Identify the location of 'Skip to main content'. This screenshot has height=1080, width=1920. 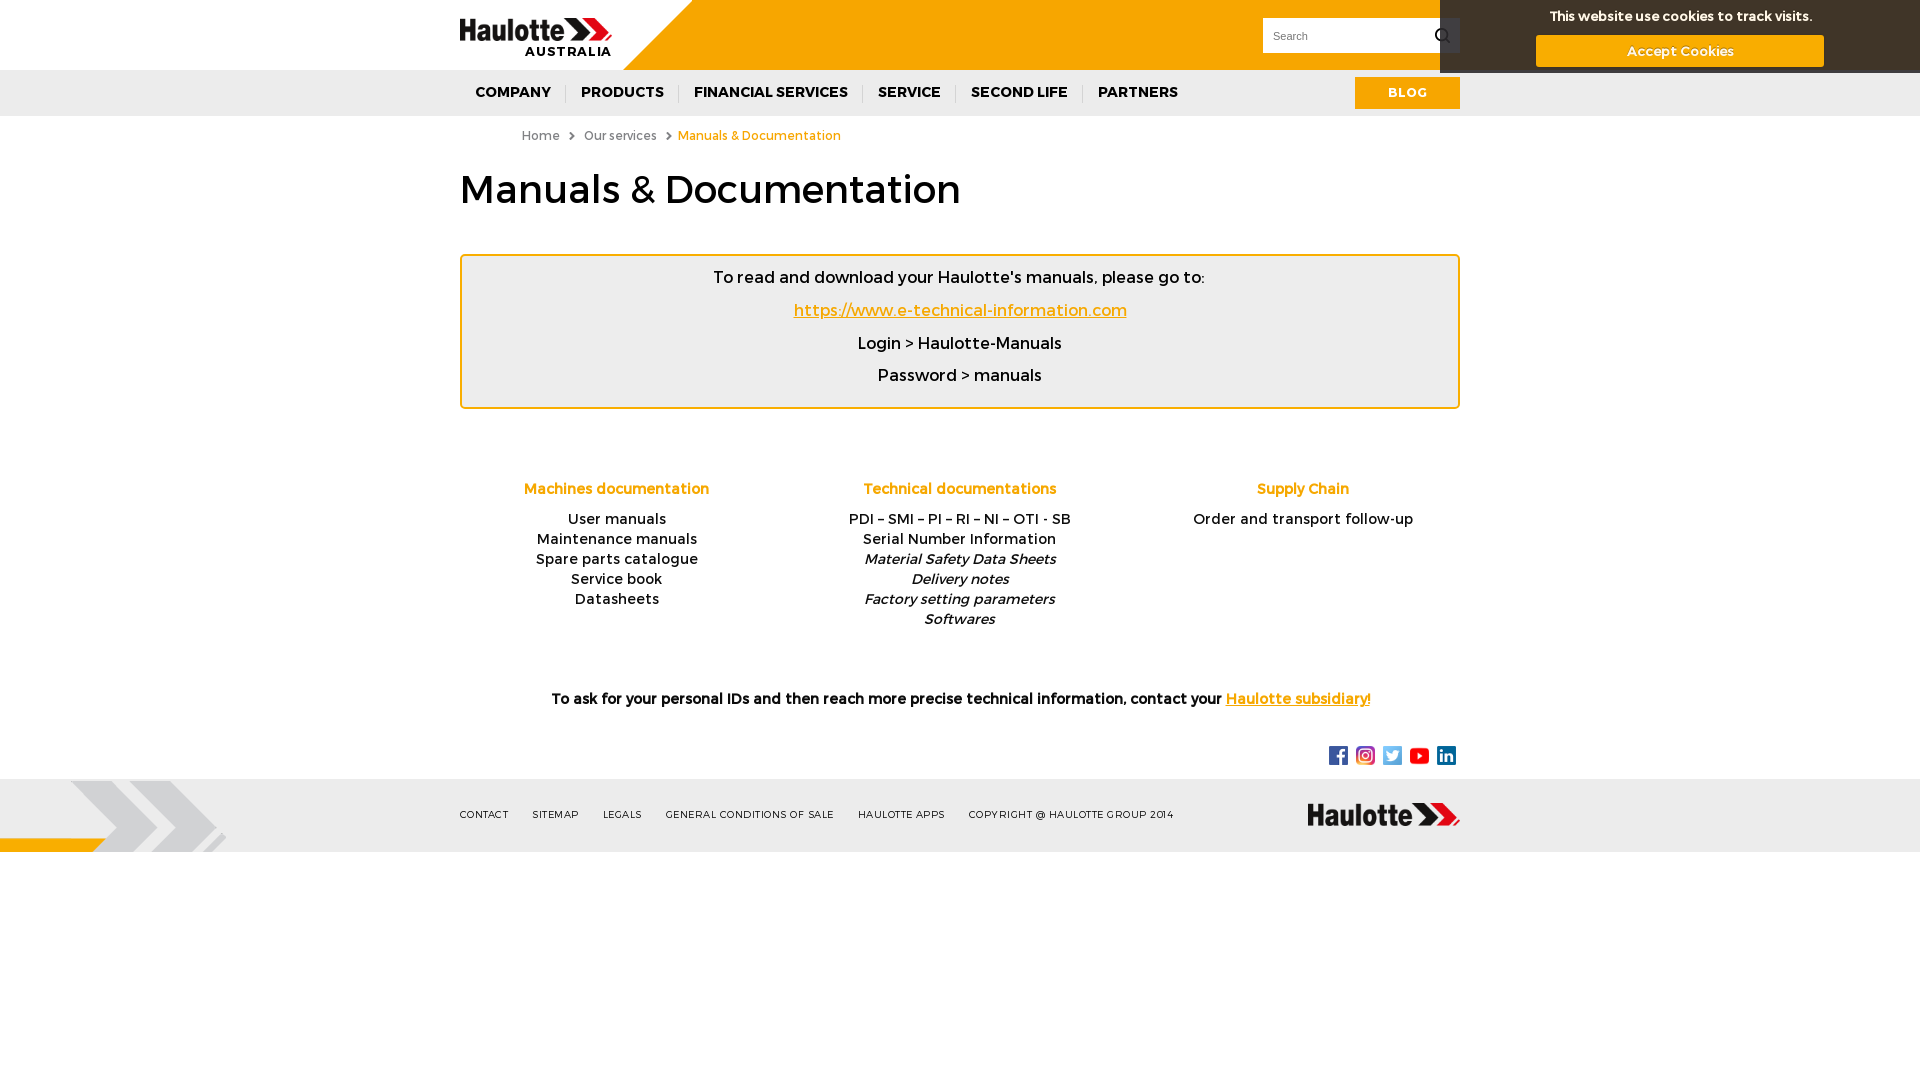
(76, 0).